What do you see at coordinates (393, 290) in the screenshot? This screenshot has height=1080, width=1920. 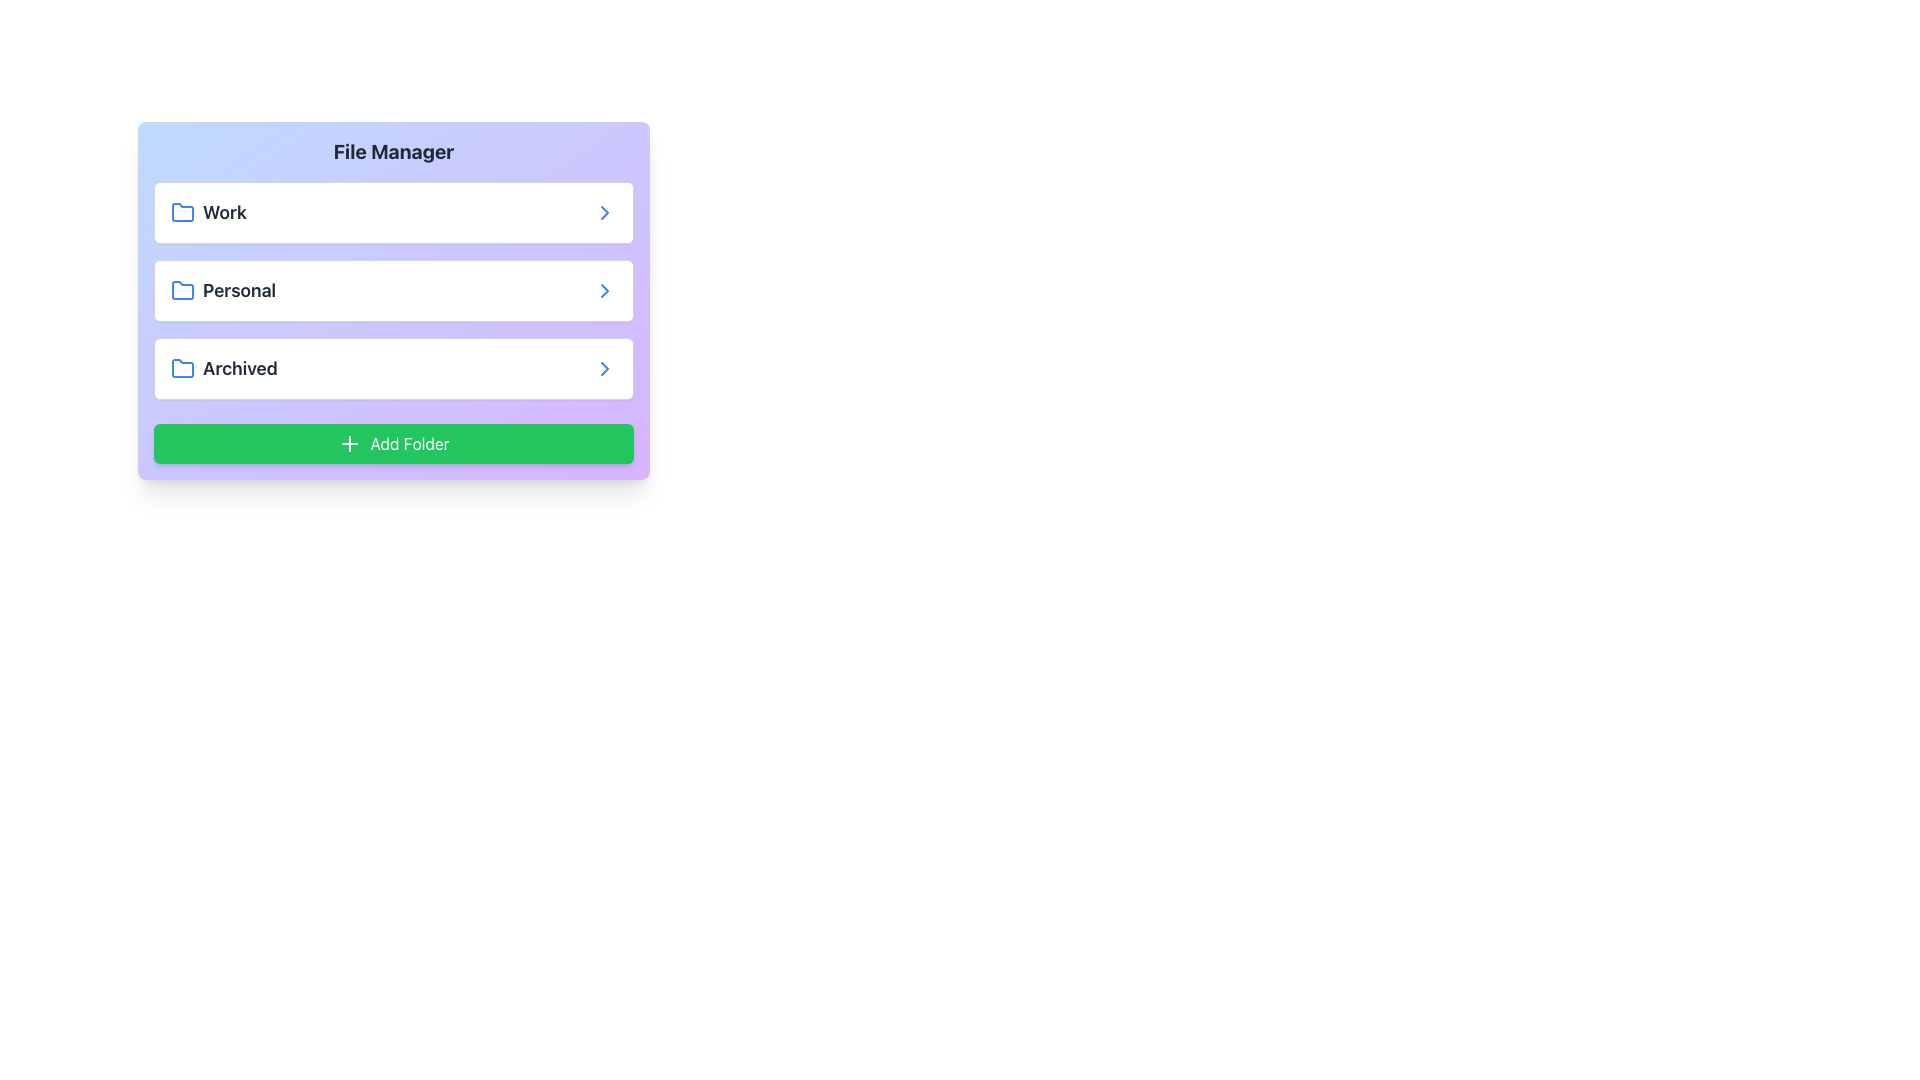 I see `the second item in the list, labeled 'Personal'` at bounding box center [393, 290].